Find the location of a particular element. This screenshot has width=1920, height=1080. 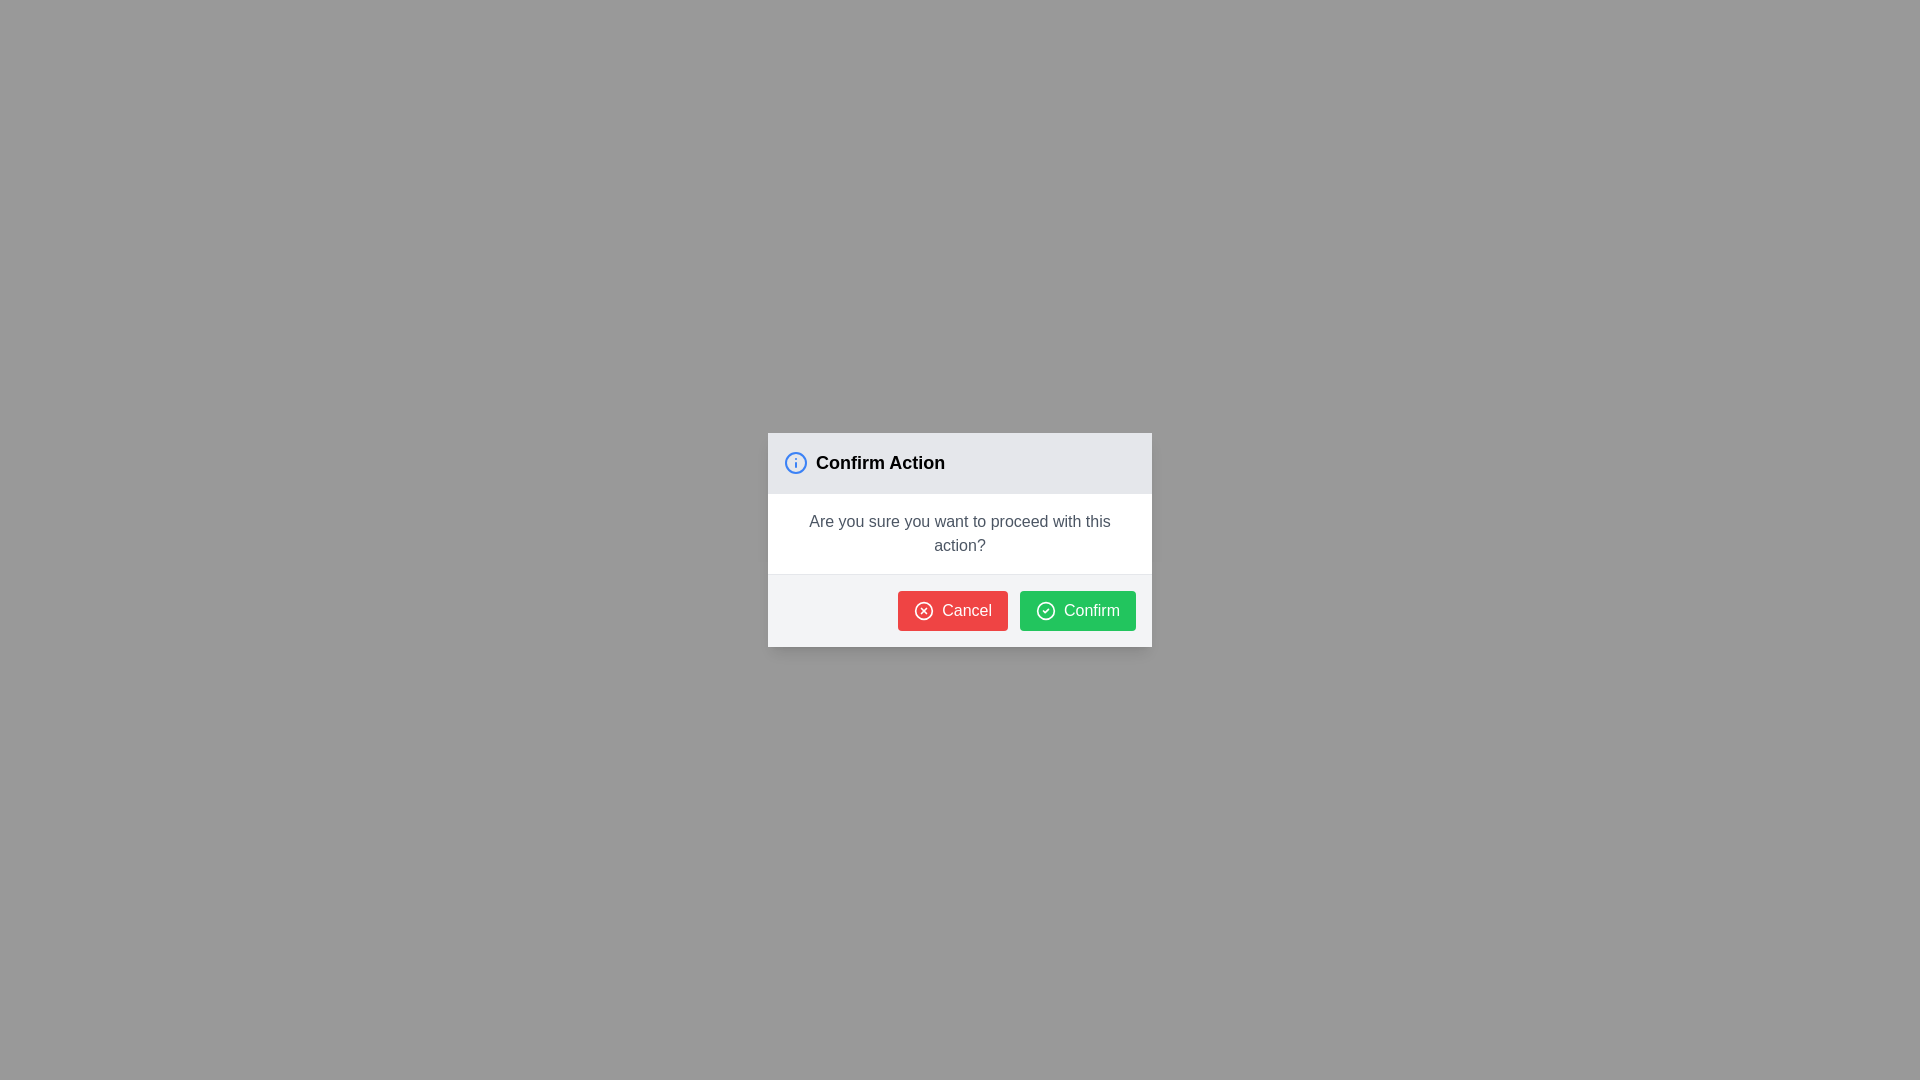

the circular icon located near the top-left corner of the 'Confirm Action' dialog box, which resembles a button and is styled uniformly with a bold border is located at coordinates (923, 609).